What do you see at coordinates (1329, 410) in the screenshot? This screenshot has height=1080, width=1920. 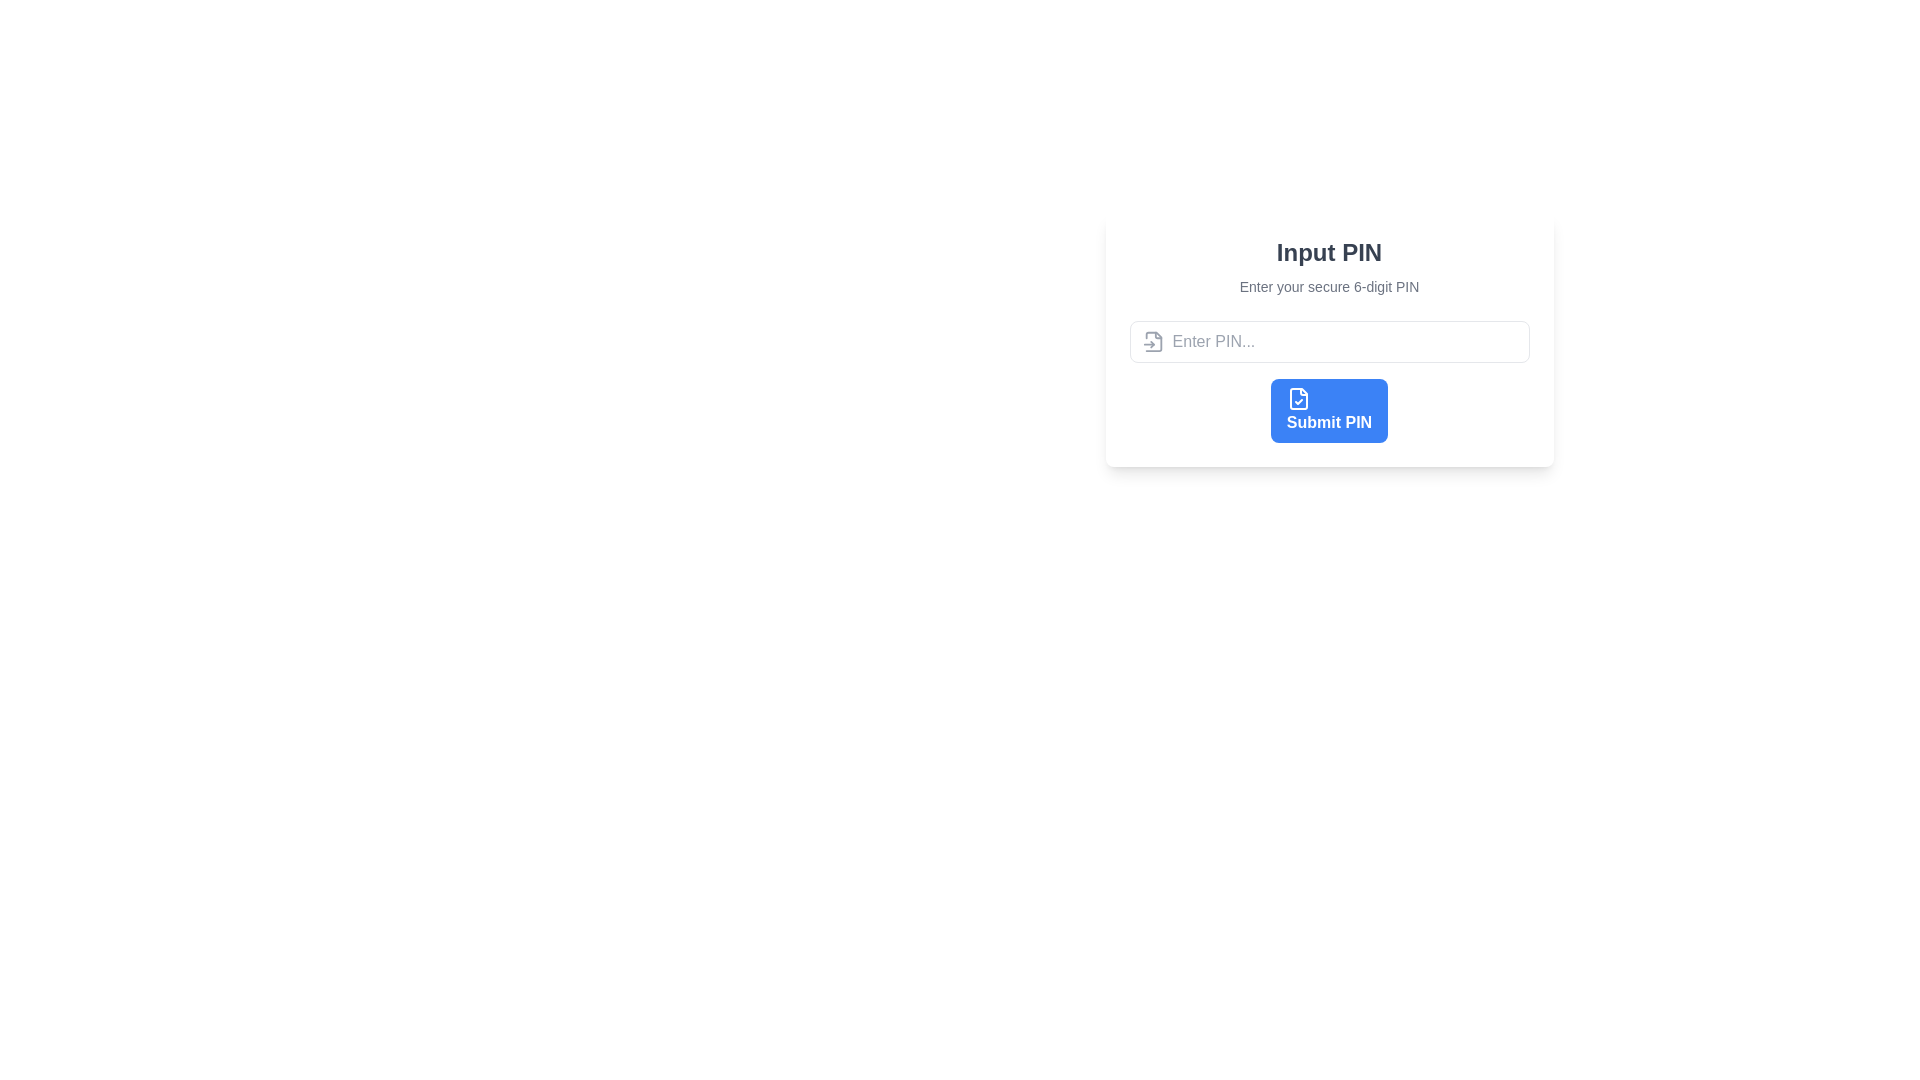 I see `the 'Submit PIN' button which has a blue background and white text` at bounding box center [1329, 410].